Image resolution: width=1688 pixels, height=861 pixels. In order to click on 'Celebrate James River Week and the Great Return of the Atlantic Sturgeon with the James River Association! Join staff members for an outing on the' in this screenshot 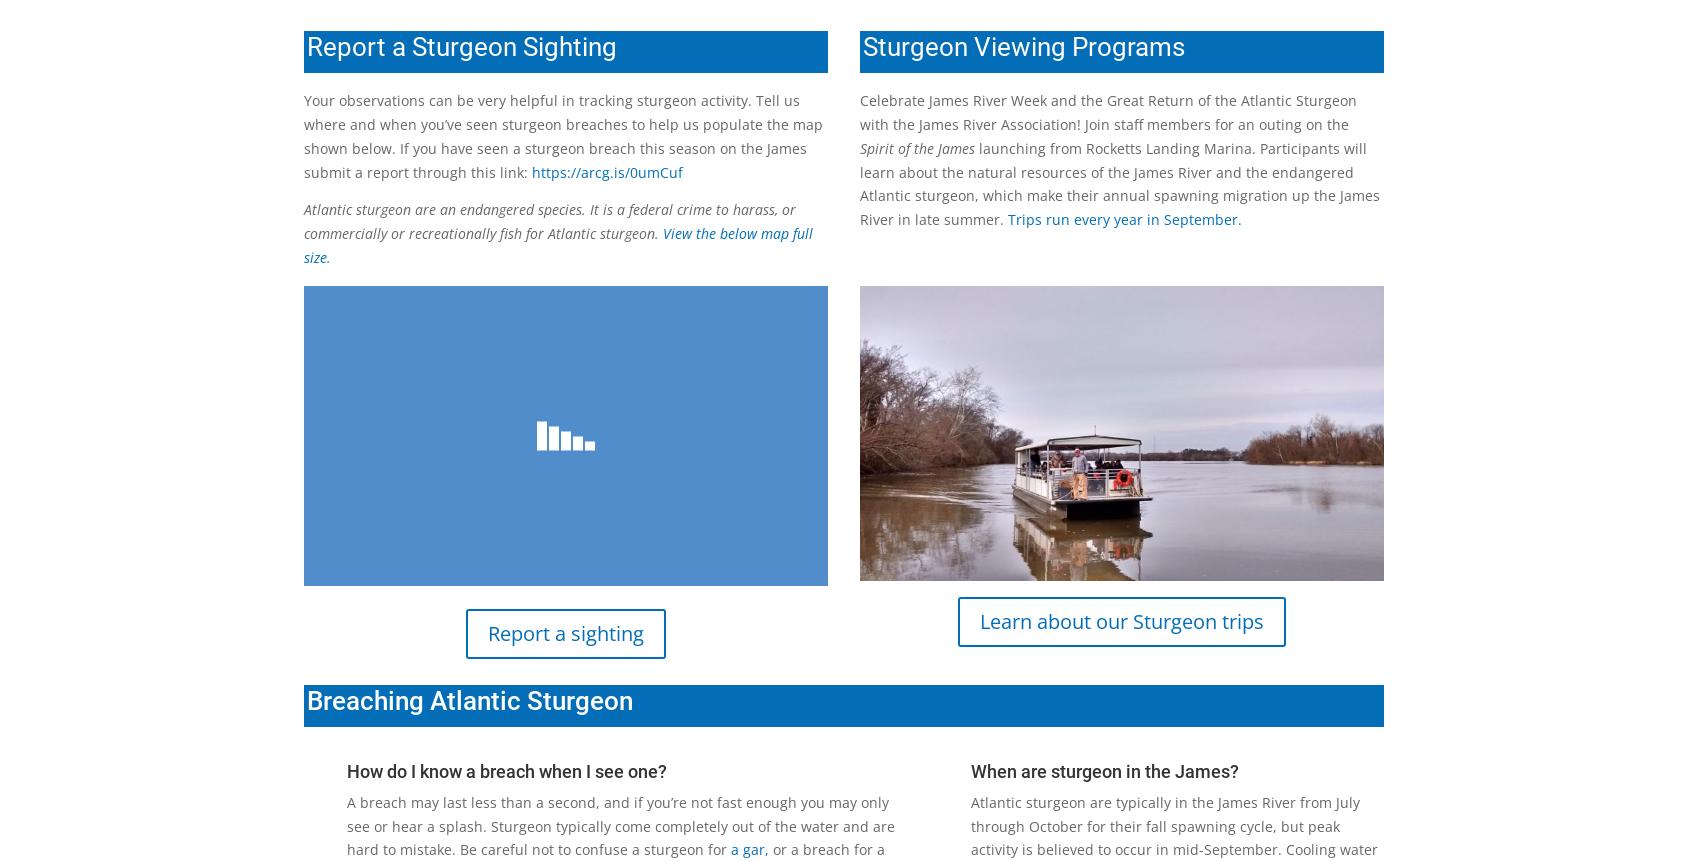, I will do `click(859, 111)`.